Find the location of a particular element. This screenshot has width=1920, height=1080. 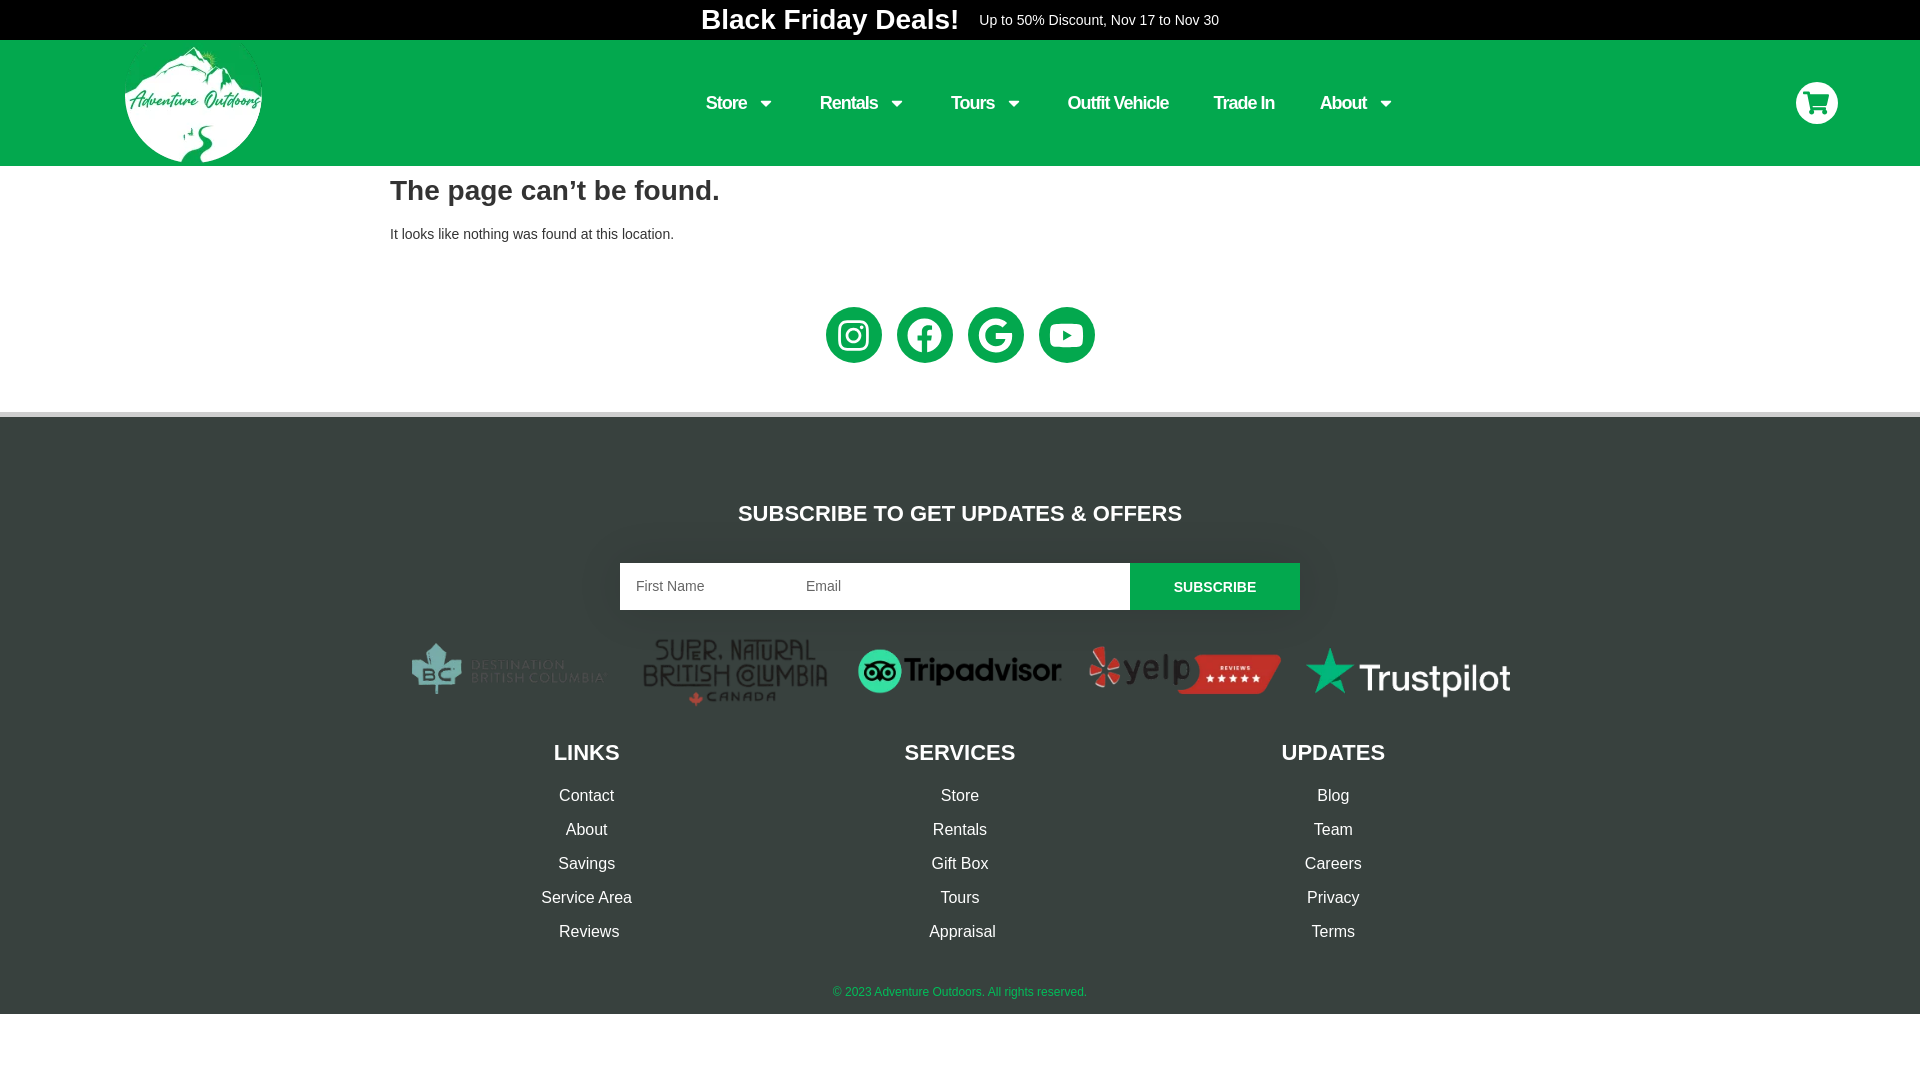

'Blog' is located at coordinates (1333, 794).